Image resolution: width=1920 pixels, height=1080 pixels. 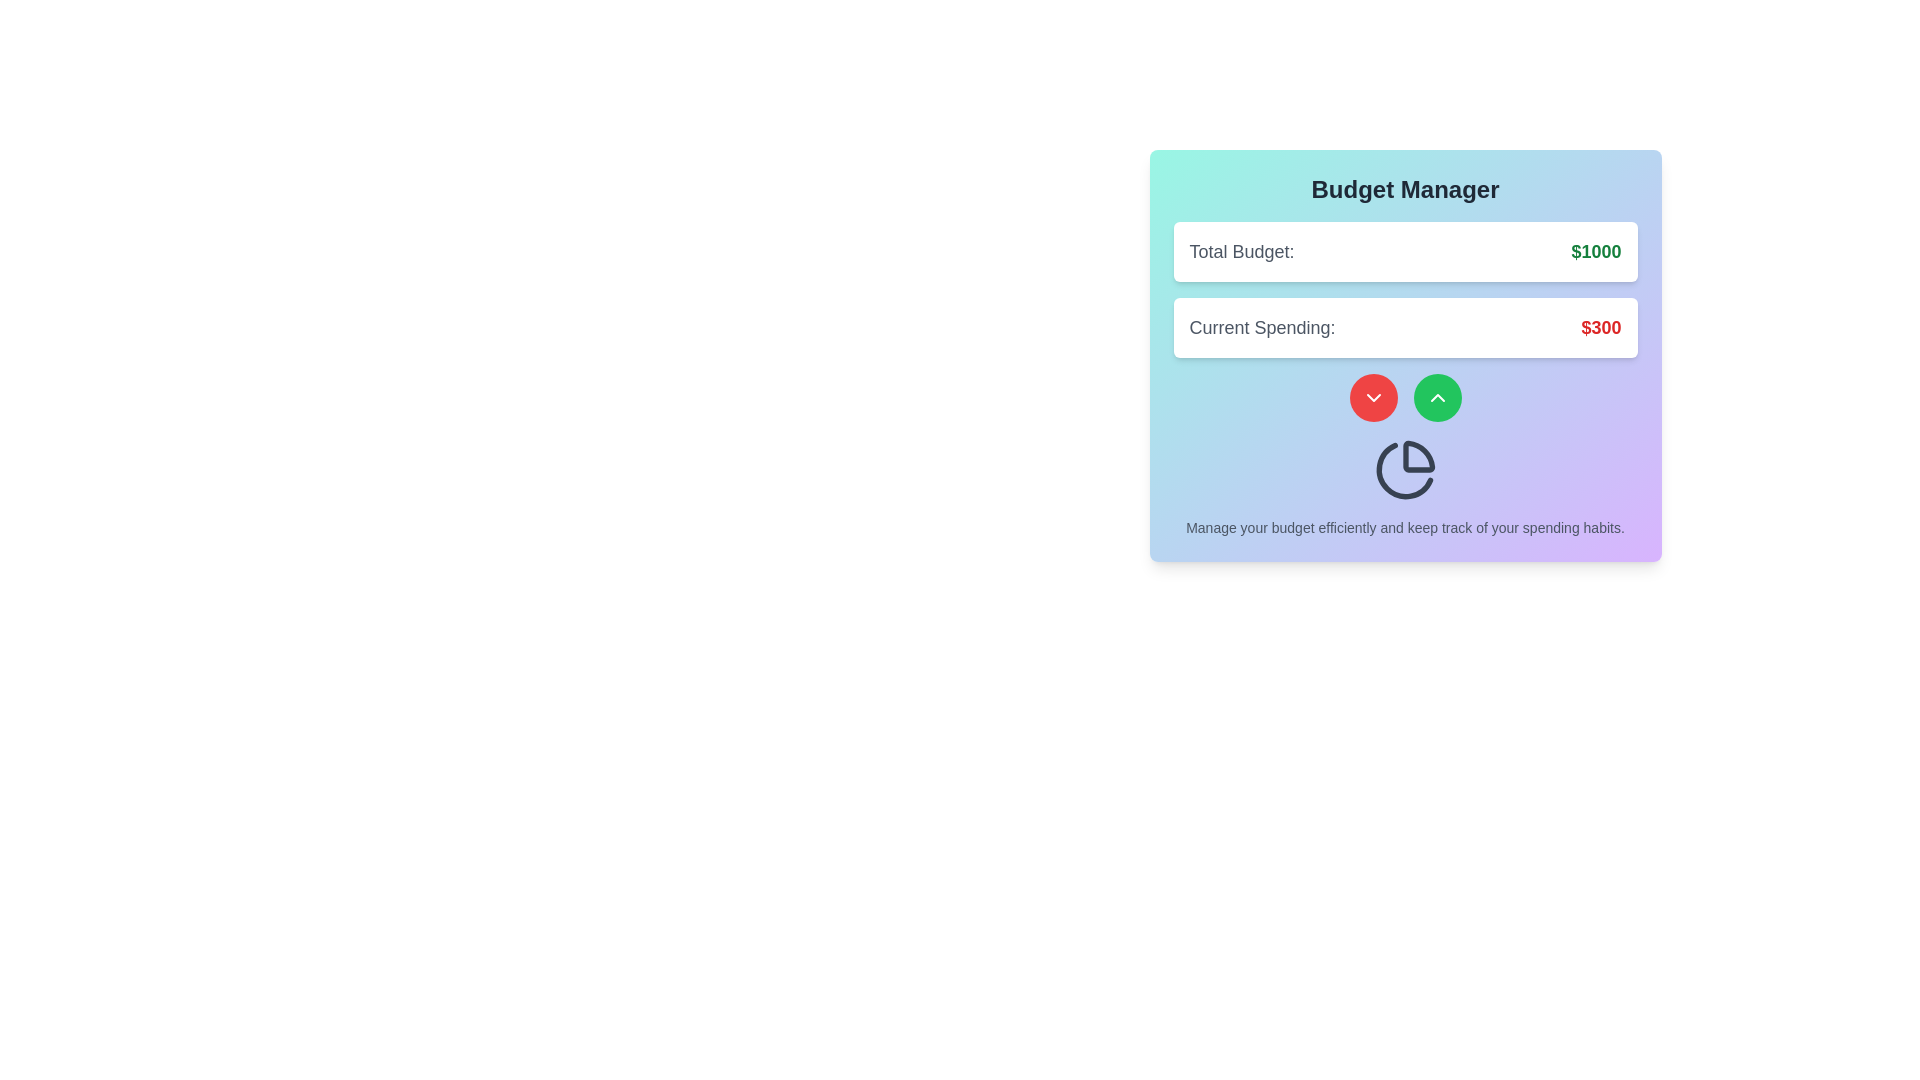 What do you see at coordinates (1404, 326) in the screenshot?
I see `the Information display card that shows 'Current Spending' on the left and '$300' on the right, located under the 'Total Budget' card in the 'Budget Manager' component` at bounding box center [1404, 326].